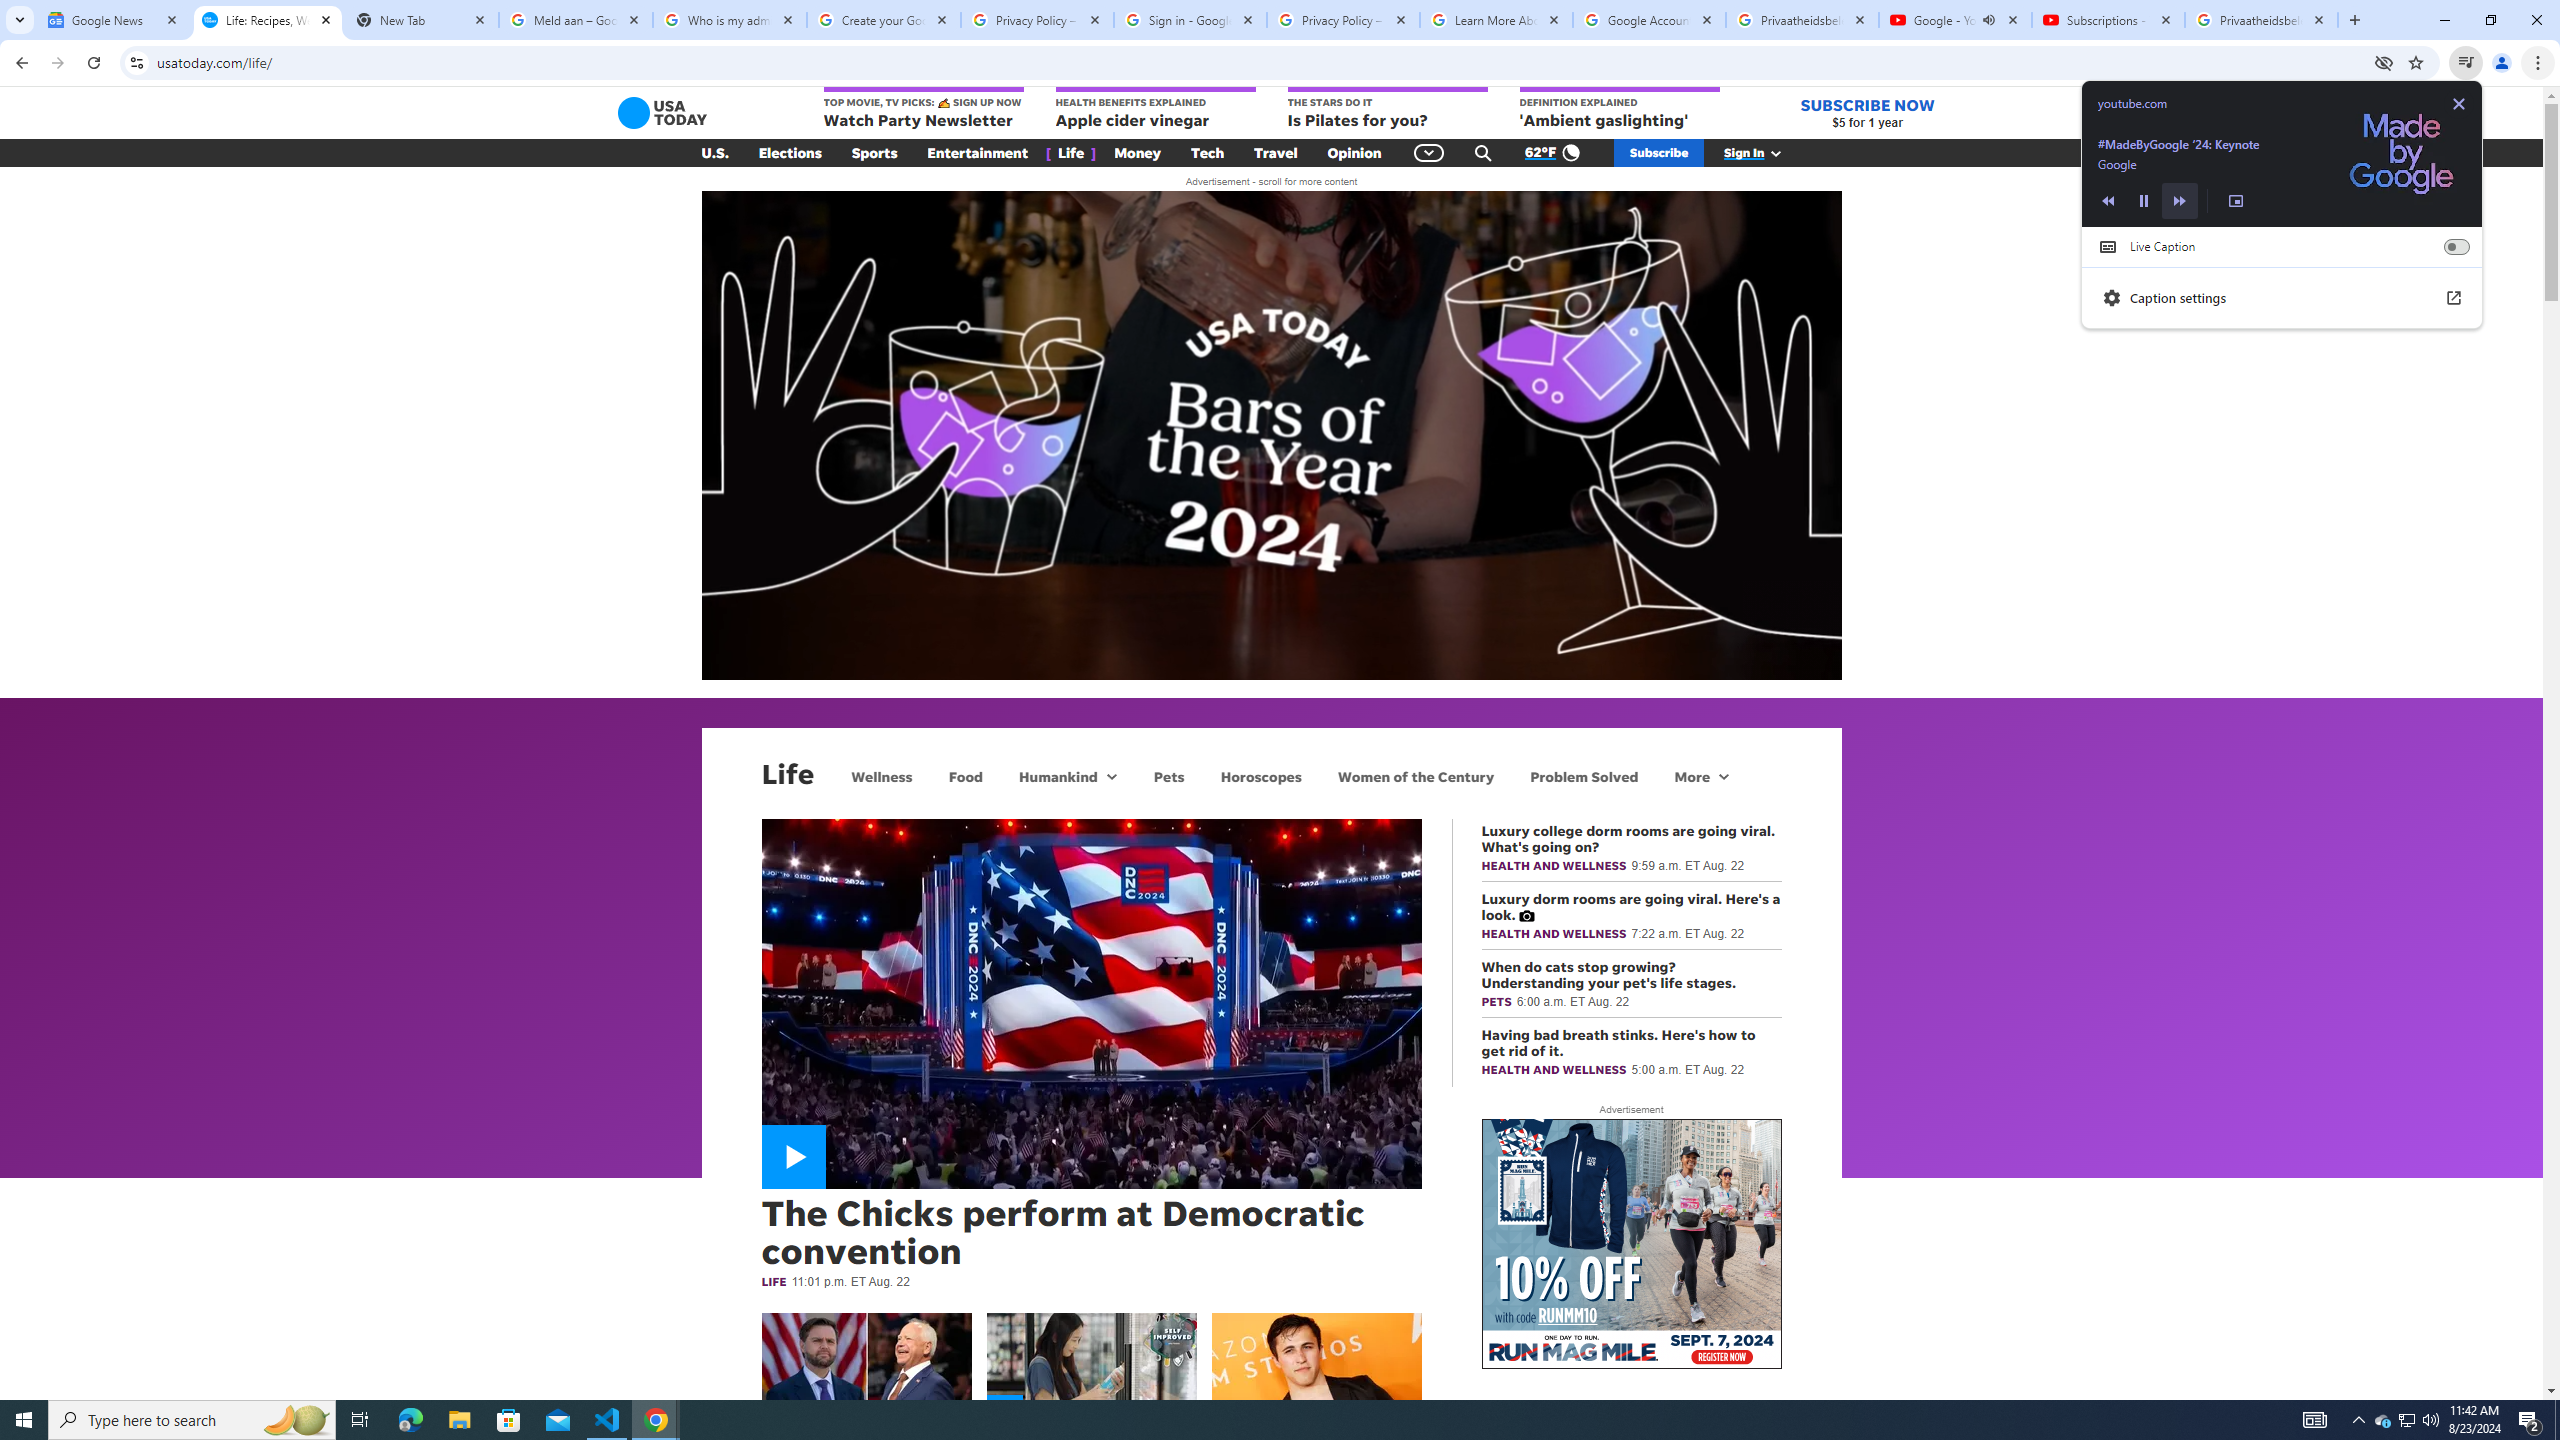 The image size is (2560, 1440). I want to click on 'THE STARS DO IT Is Pilates for you?', so click(1386, 108).